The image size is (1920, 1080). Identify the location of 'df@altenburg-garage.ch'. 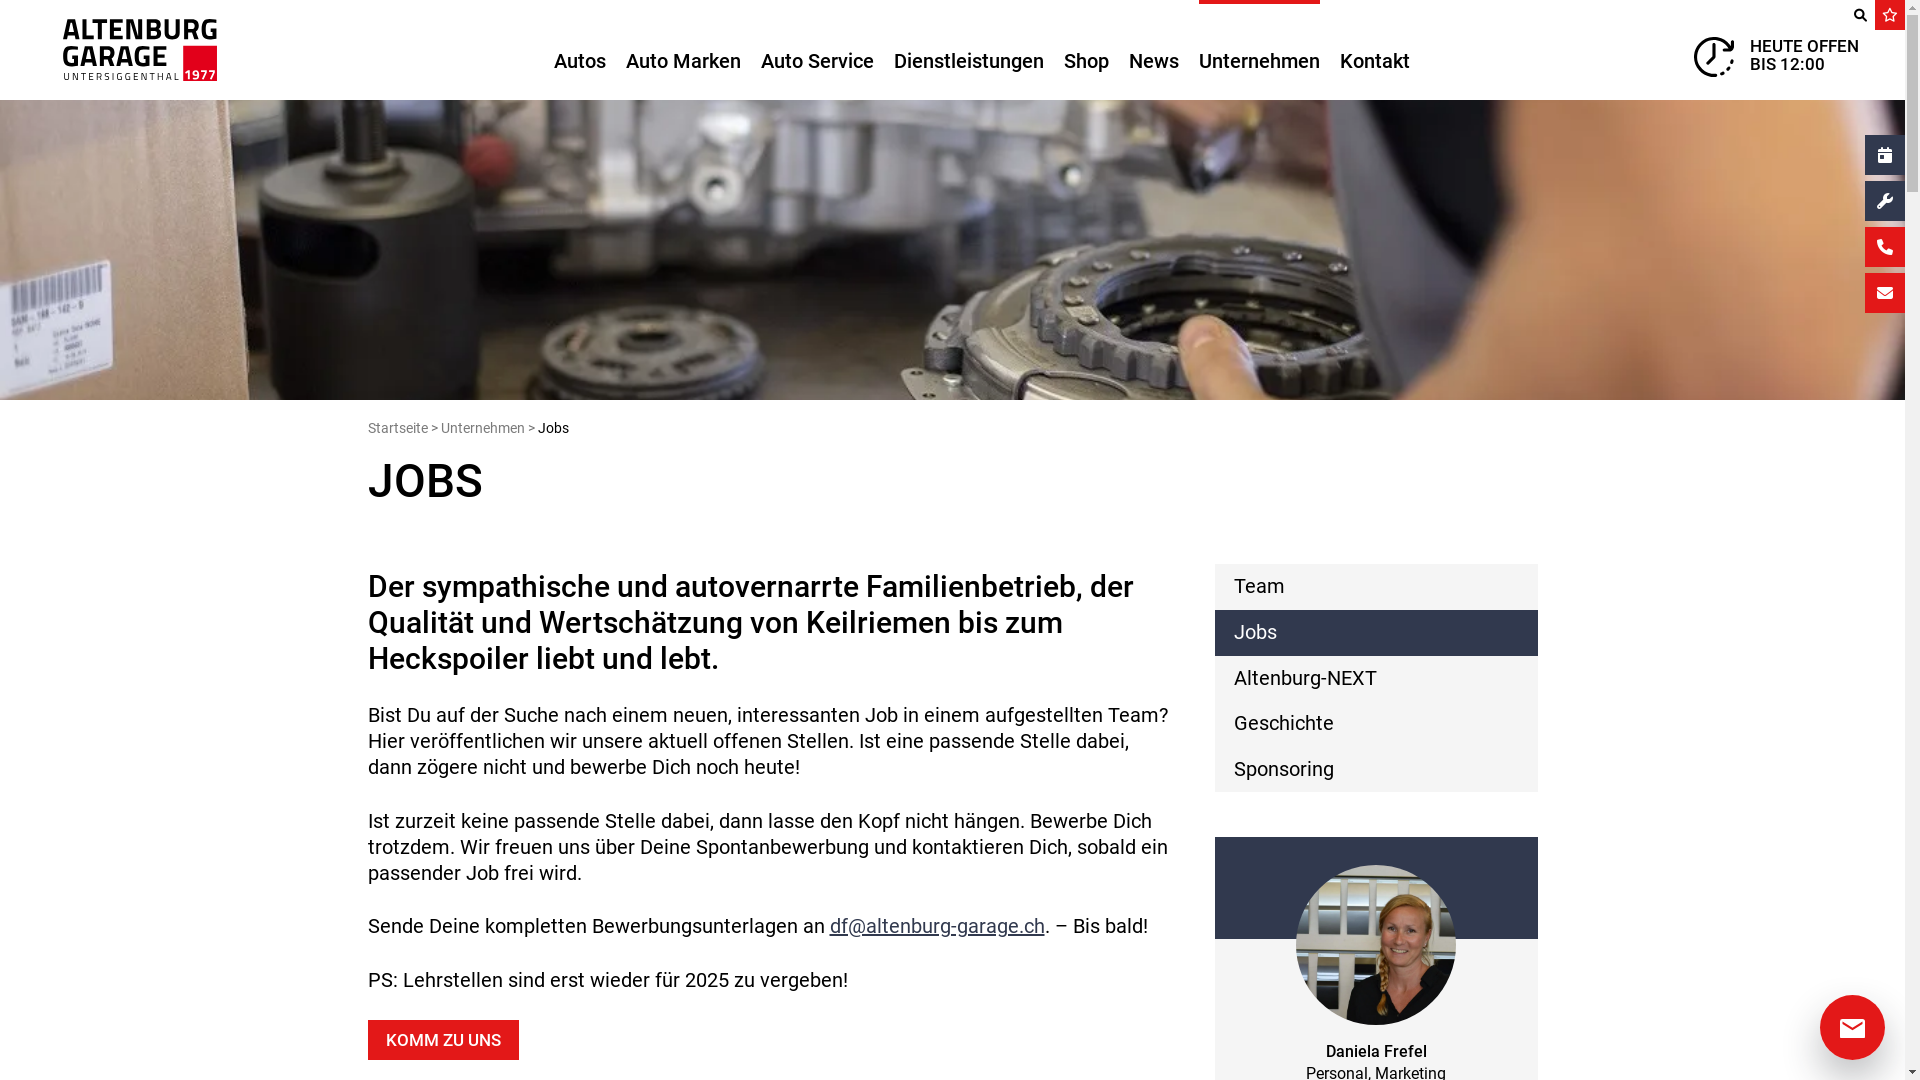
(936, 925).